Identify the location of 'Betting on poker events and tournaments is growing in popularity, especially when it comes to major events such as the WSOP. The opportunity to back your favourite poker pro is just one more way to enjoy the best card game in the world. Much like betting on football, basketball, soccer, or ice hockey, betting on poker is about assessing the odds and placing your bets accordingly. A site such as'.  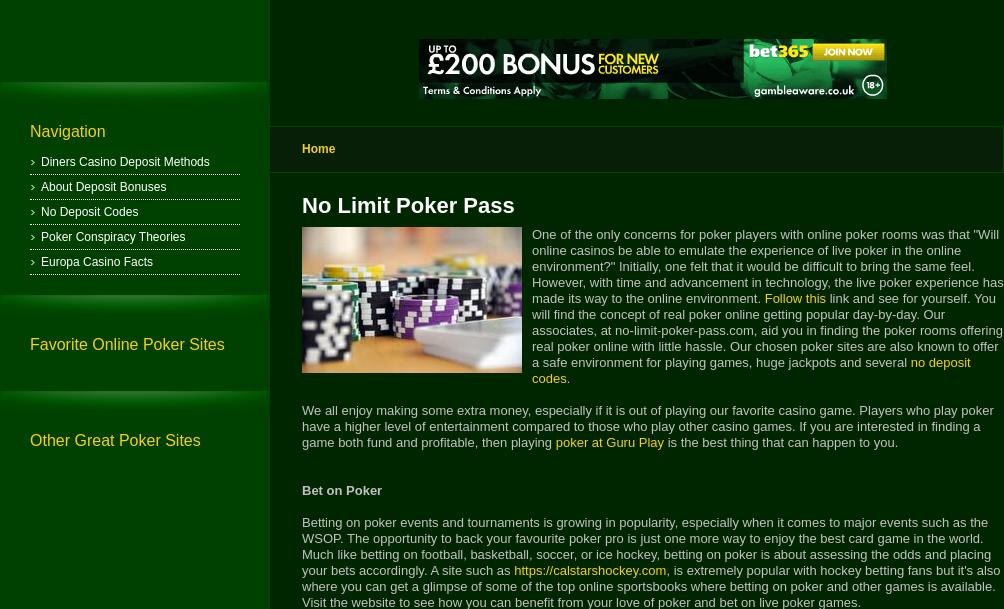
(645, 546).